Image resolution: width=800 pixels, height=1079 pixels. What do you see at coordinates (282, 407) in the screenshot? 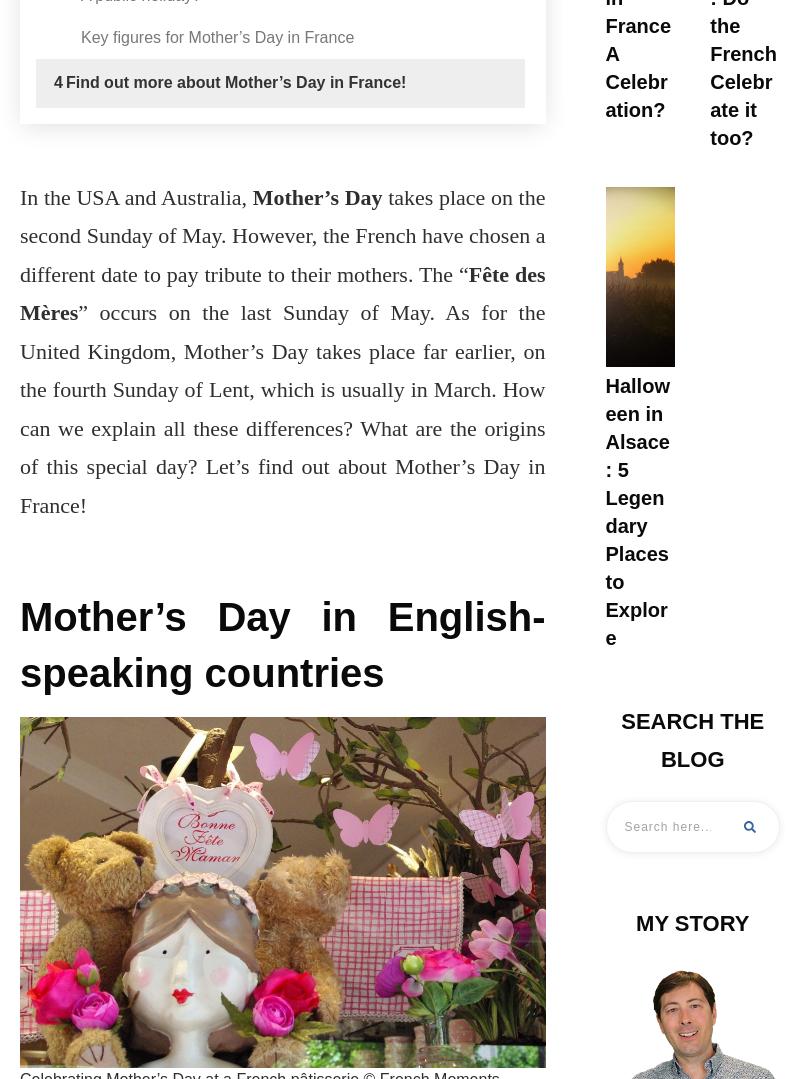
I see `'” occurs on the last Sunday of May. As for the United Kingdom, Mother’s Day takes place far earlier, on the fourth Sunday of Lent, which is usually in March. How can we explain all these differences? What are the origins of this special day? Let’s find out about Mother’s Day in France!'` at bounding box center [282, 407].